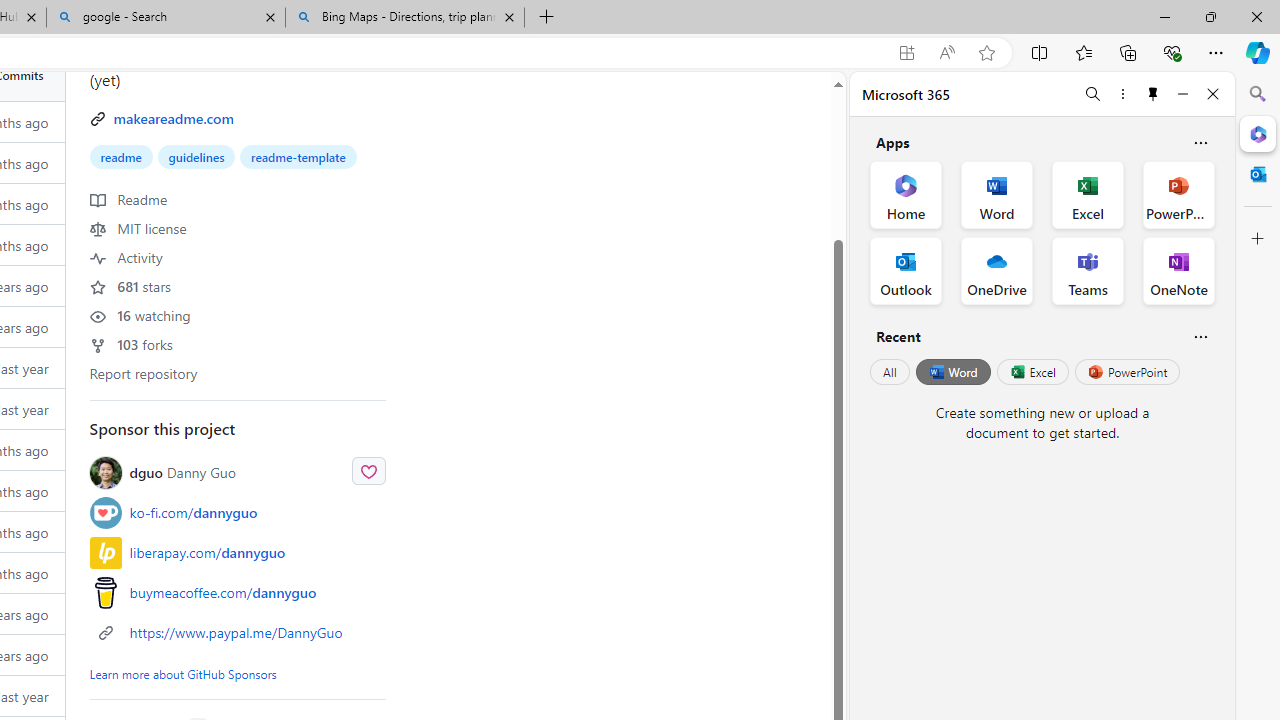 This screenshot has height=720, width=1280. What do you see at coordinates (129, 285) in the screenshot?
I see `'681 stars'` at bounding box center [129, 285].